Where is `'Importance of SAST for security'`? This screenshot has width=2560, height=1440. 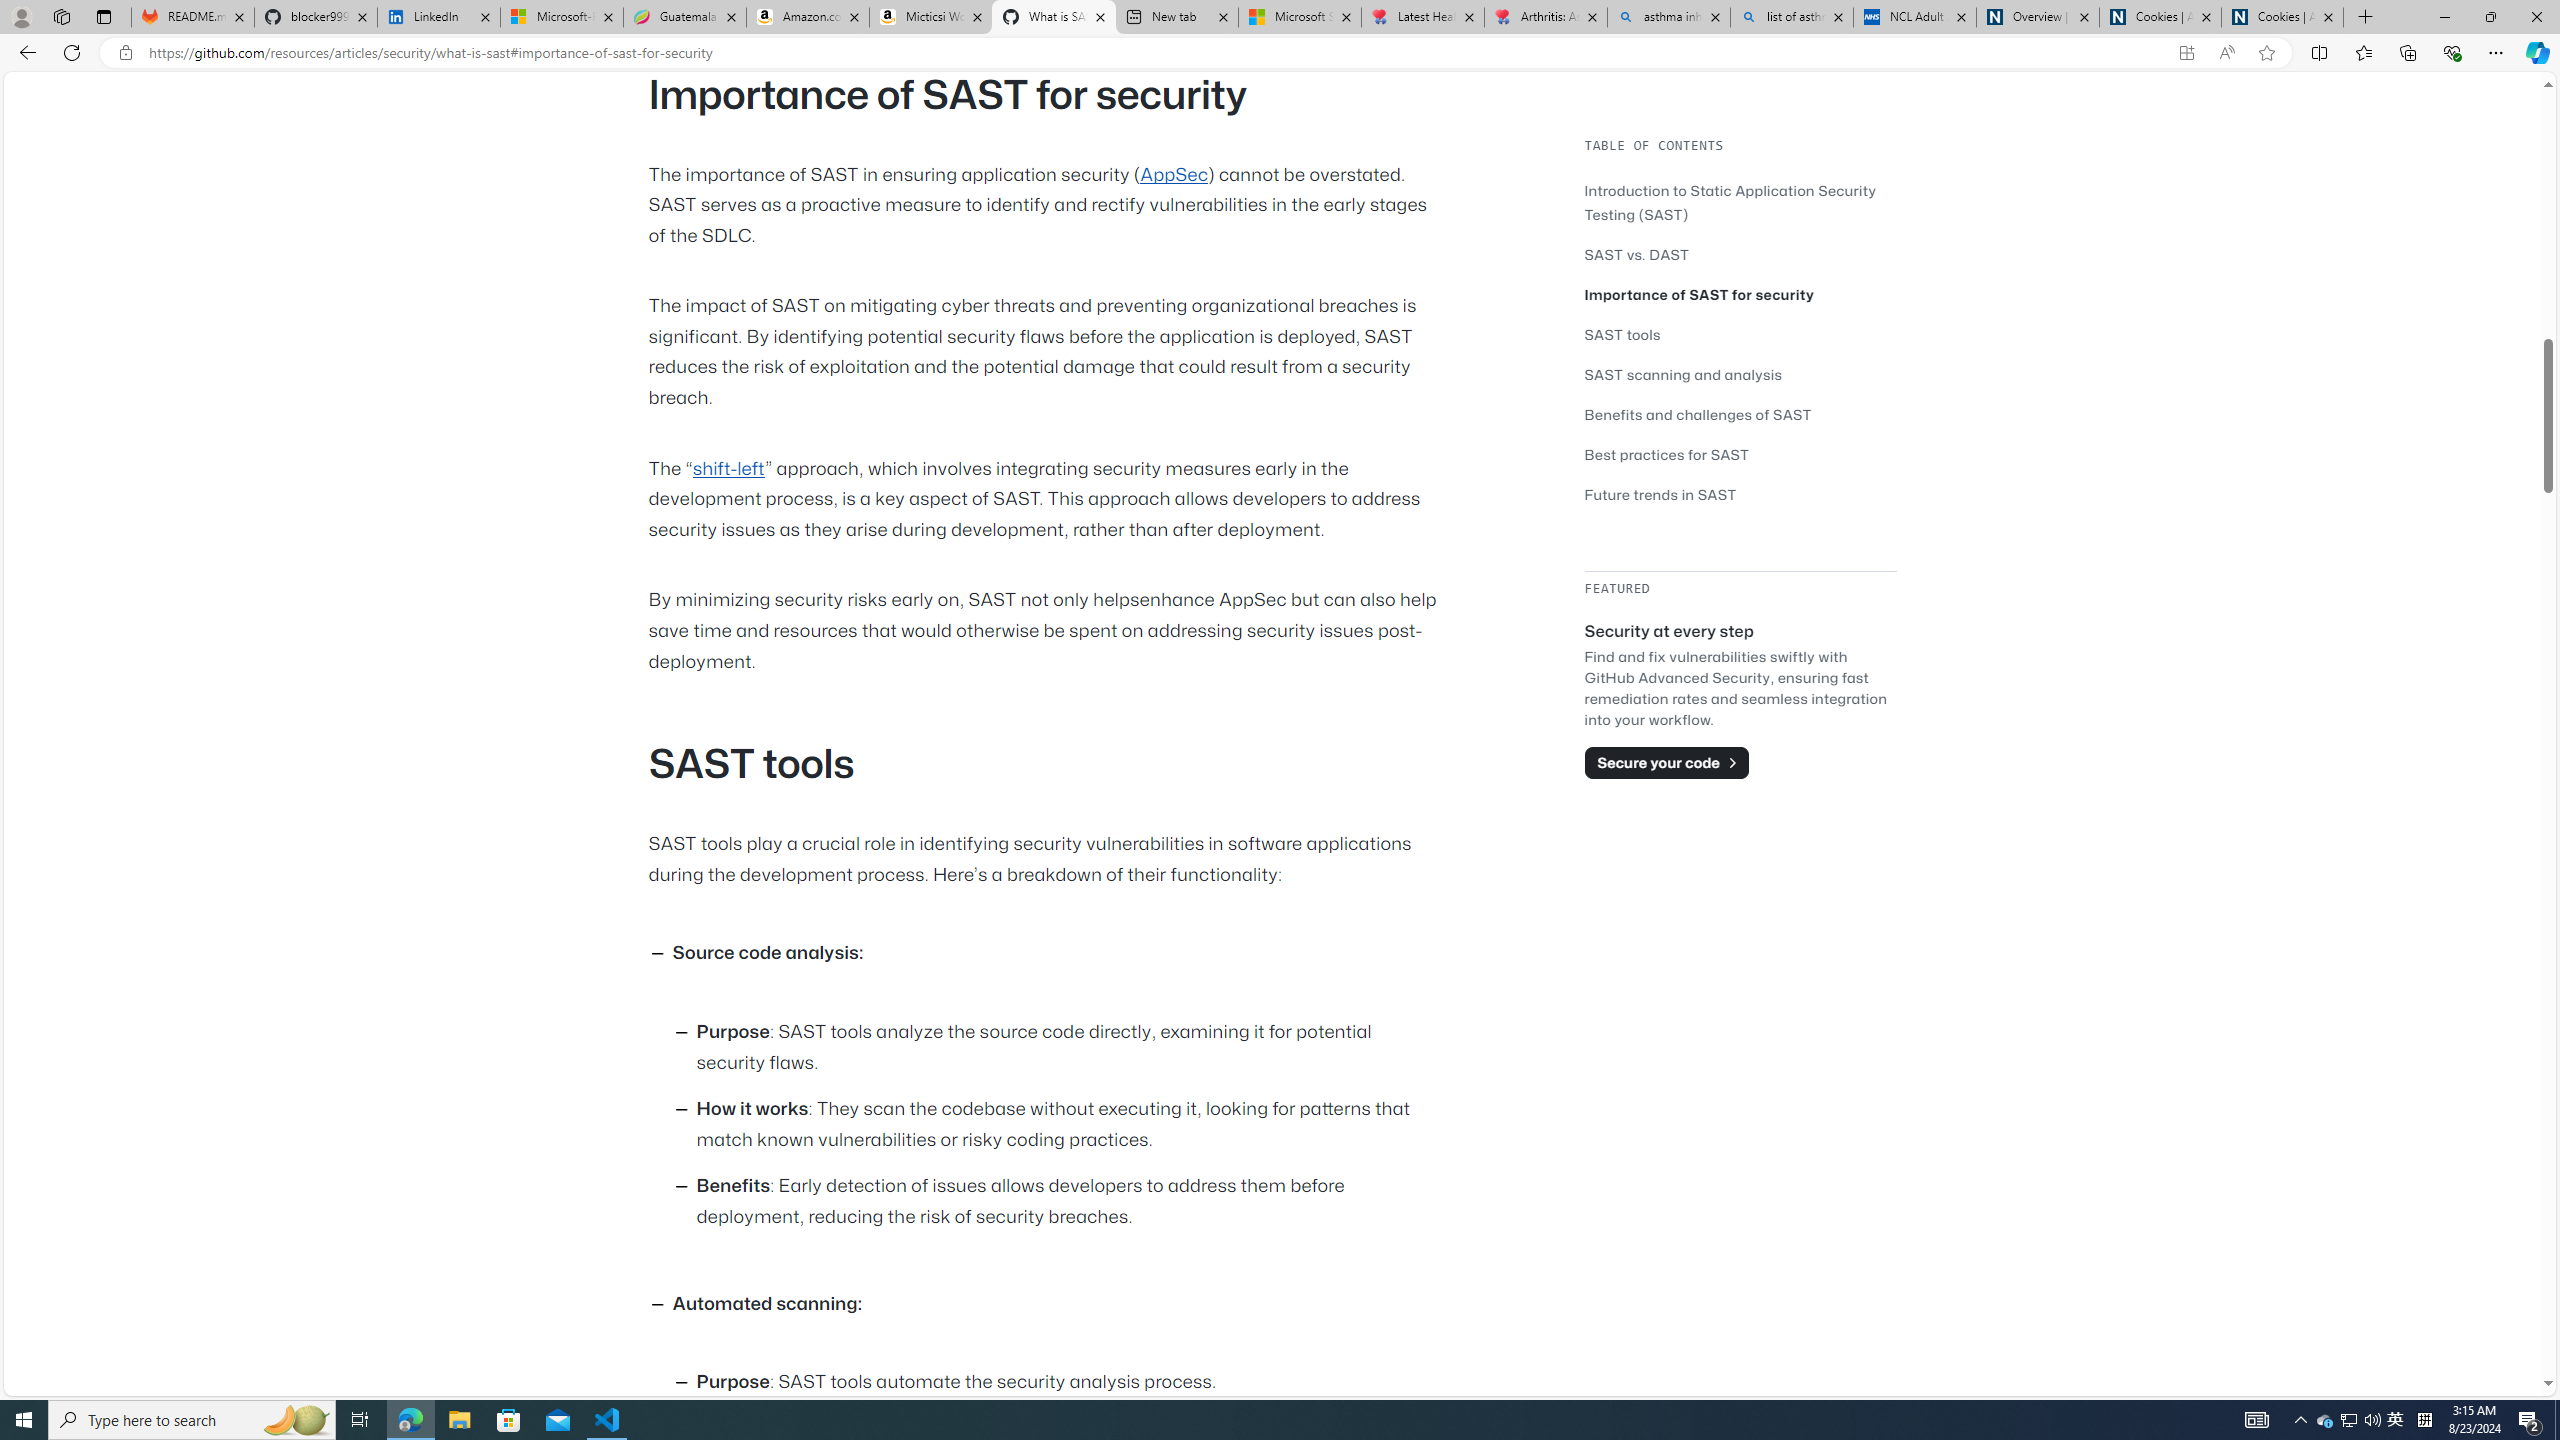 'Importance of SAST for security' is located at coordinates (1699, 294).